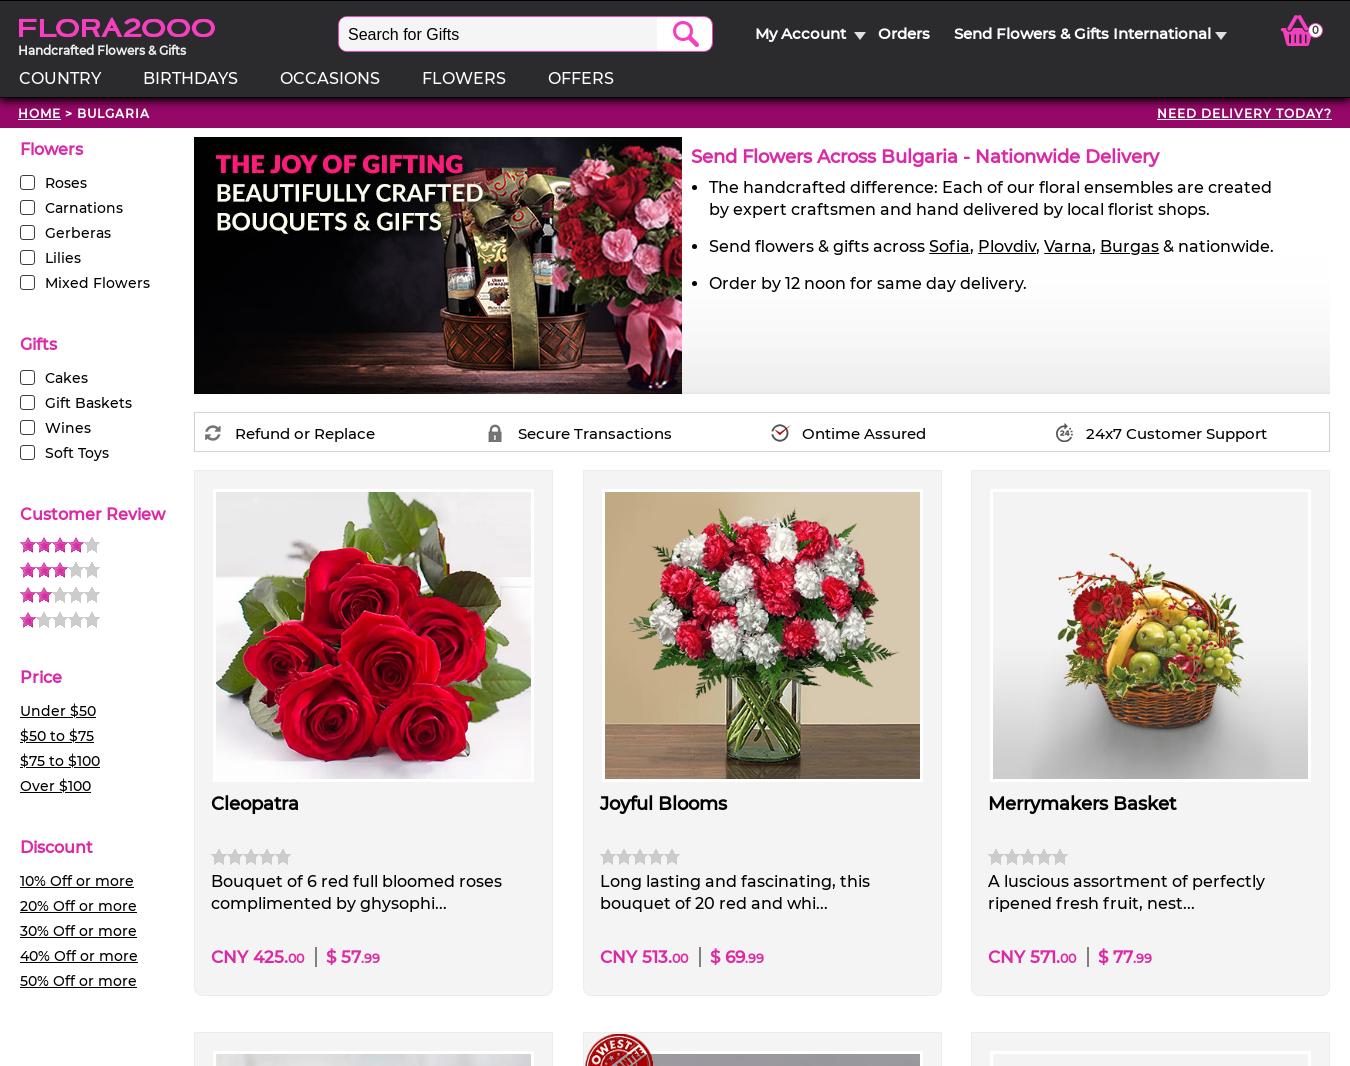  What do you see at coordinates (924, 156) in the screenshot?
I see `'Send Flowers Across Bulgaria - Nationwide Delivery'` at bounding box center [924, 156].